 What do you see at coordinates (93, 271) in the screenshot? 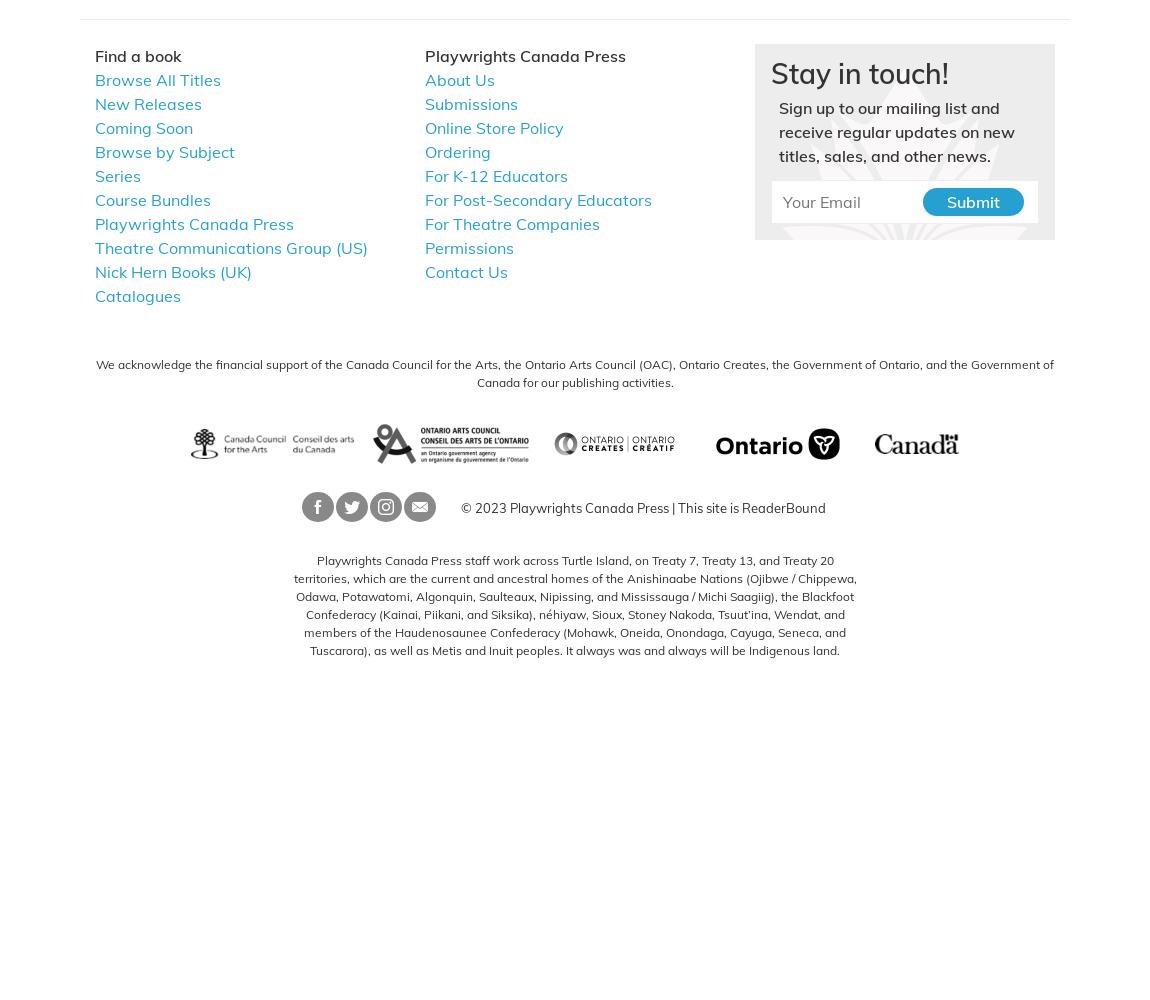
I see `'Nick Hern Books (UK)'` at bounding box center [93, 271].